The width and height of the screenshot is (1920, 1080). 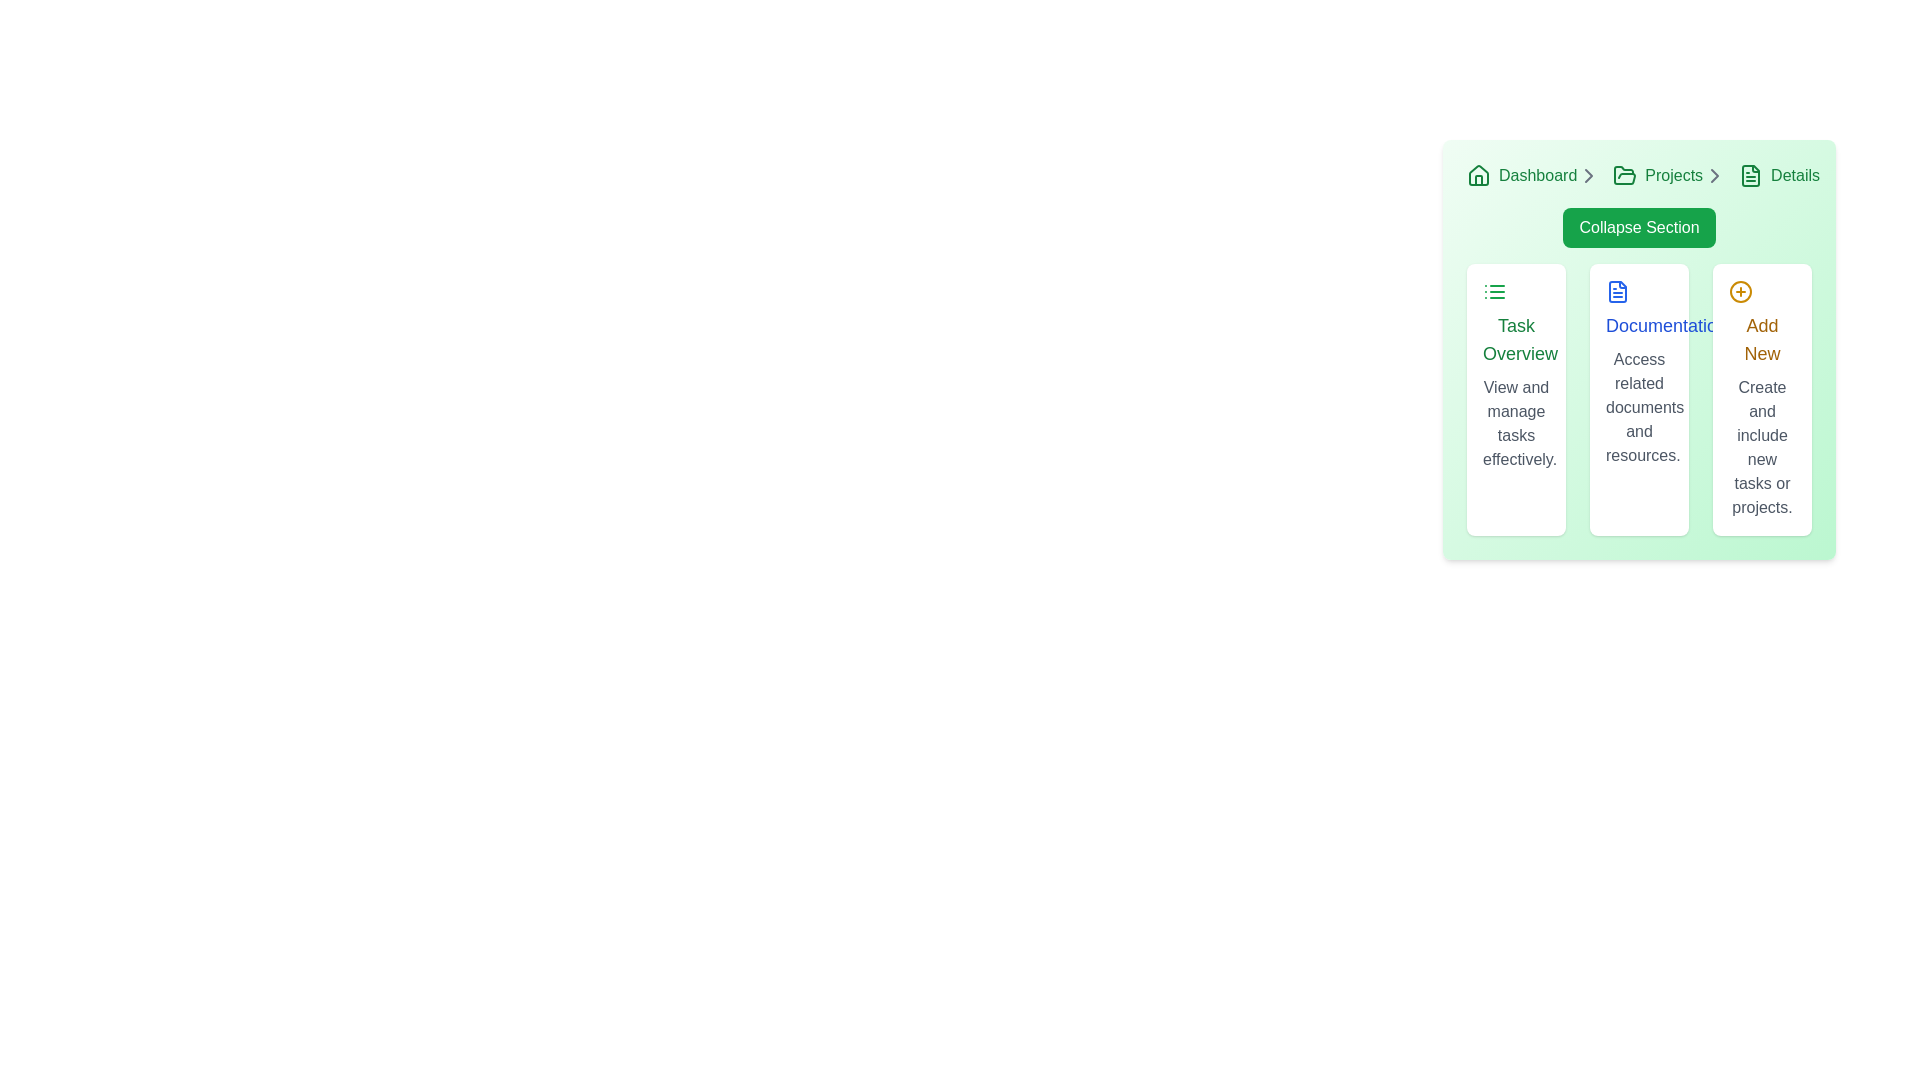 What do you see at coordinates (1537, 175) in the screenshot?
I see `the 'Dashboard' text navigation link, which is styled in bold green text and located next to a home icon in the top-left navigation area` at bounding box center [1537, 175].